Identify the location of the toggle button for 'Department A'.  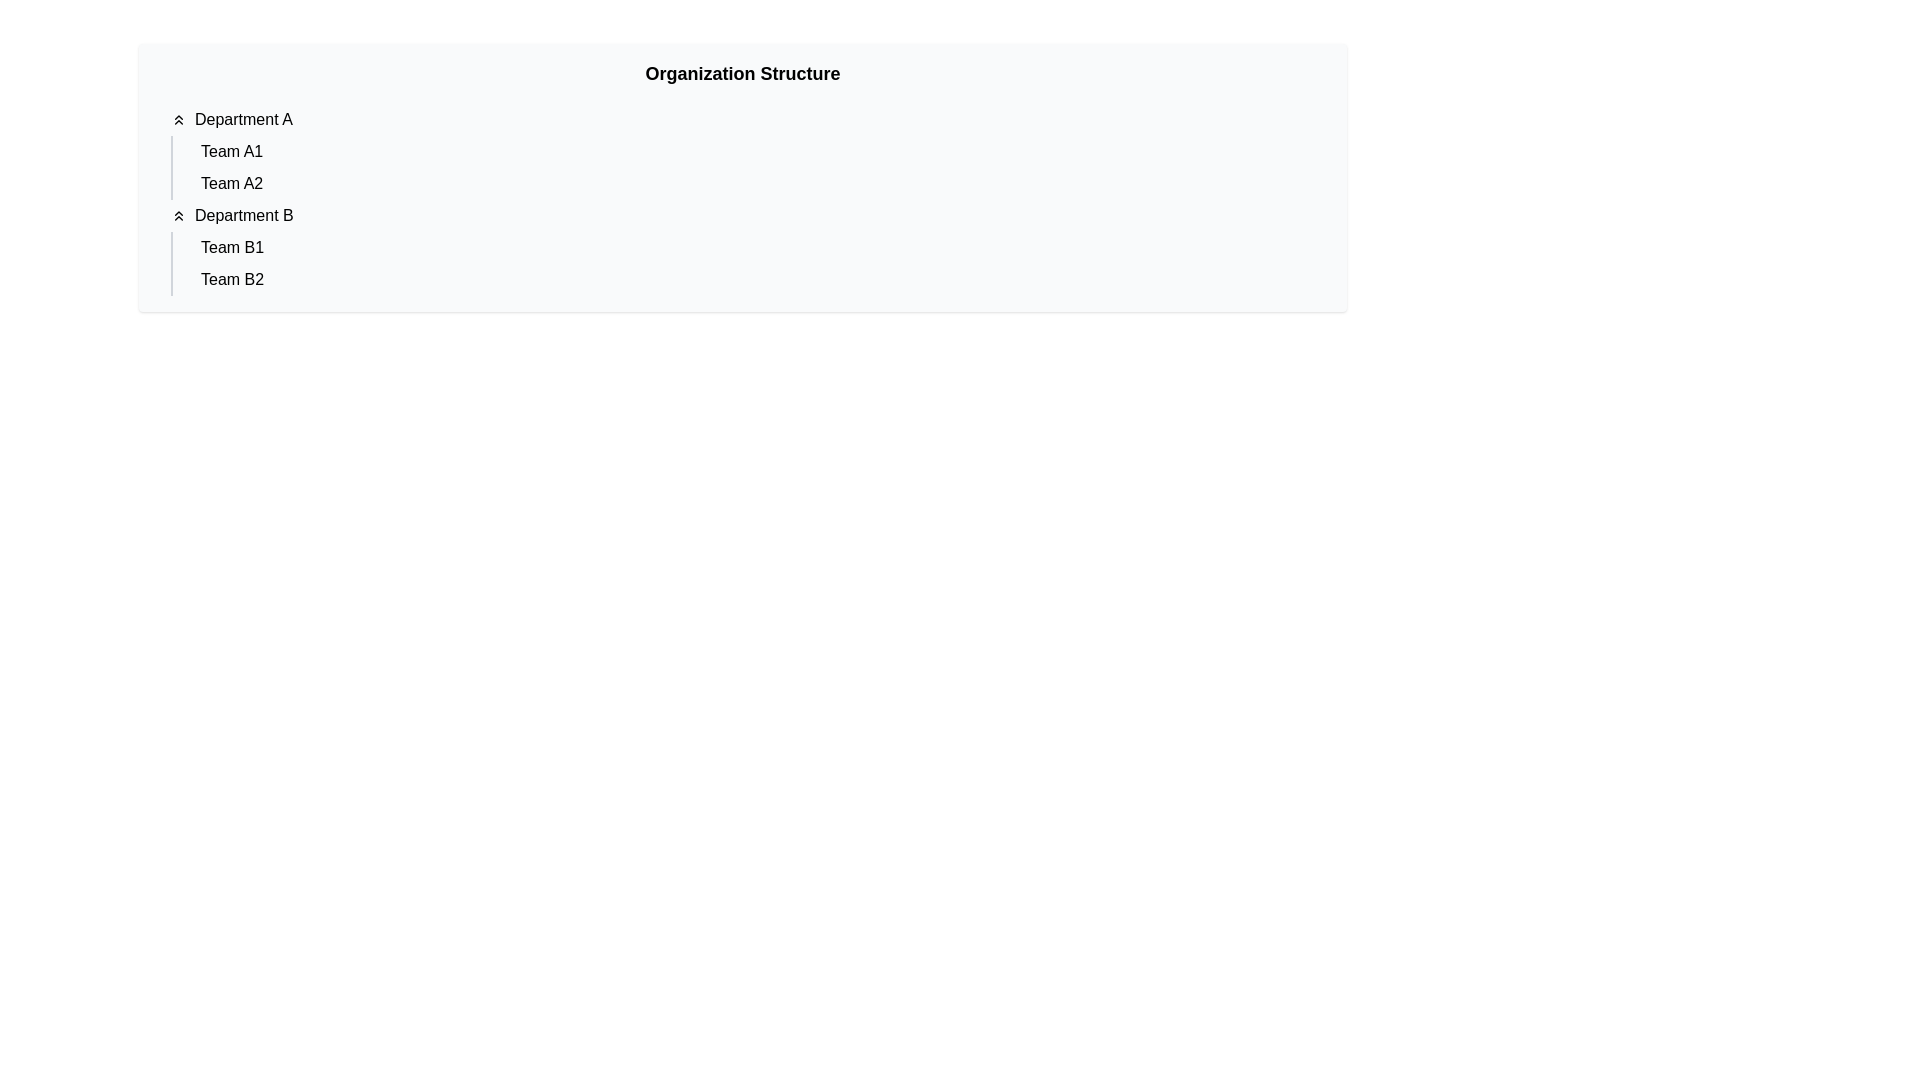
(178, 119).